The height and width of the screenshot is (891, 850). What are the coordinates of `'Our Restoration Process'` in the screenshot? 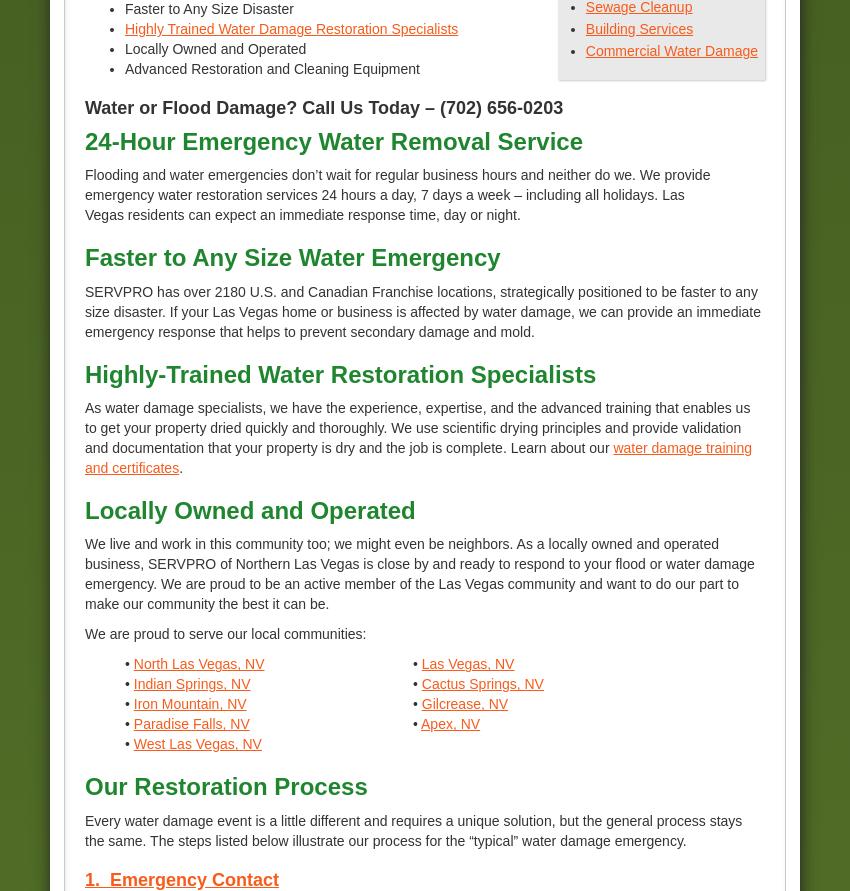 It's located at (85, 786).